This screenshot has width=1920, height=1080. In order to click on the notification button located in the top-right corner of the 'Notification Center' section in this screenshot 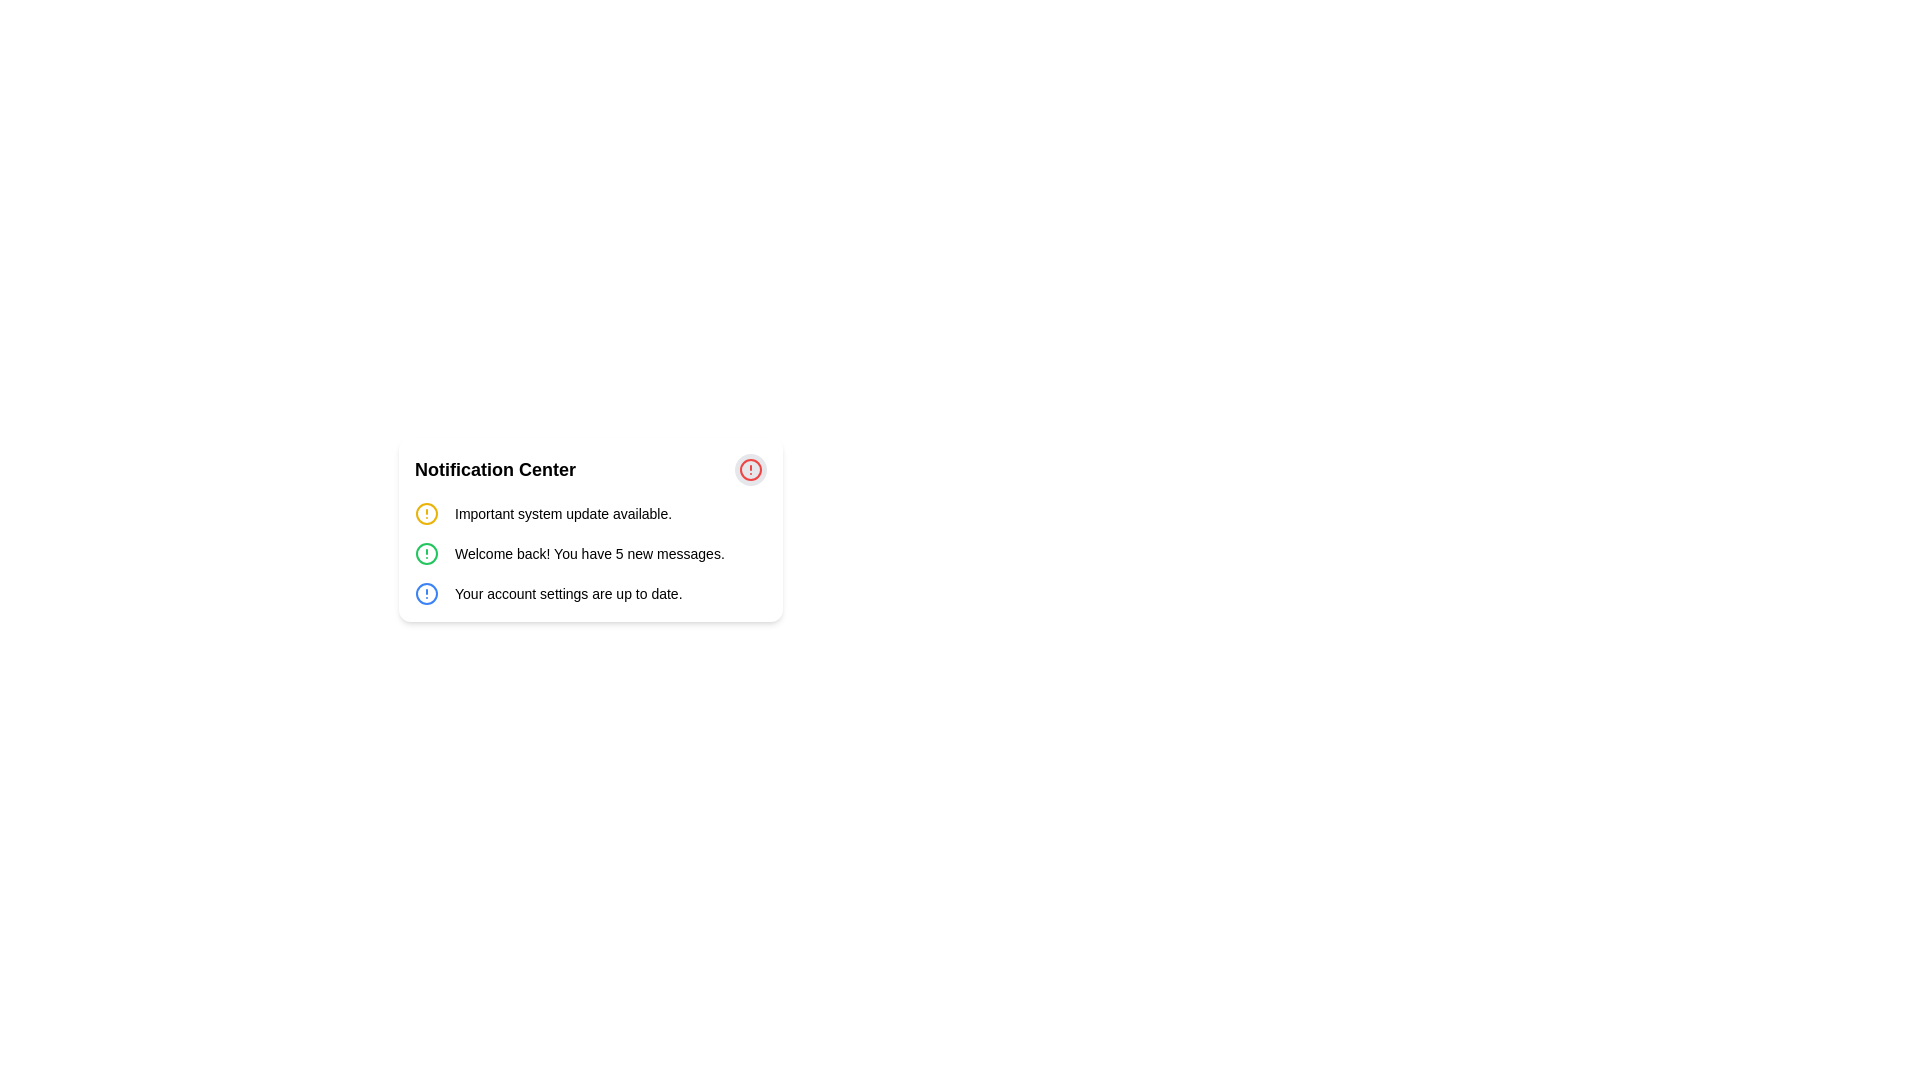, I will do `click(749, 470)`.